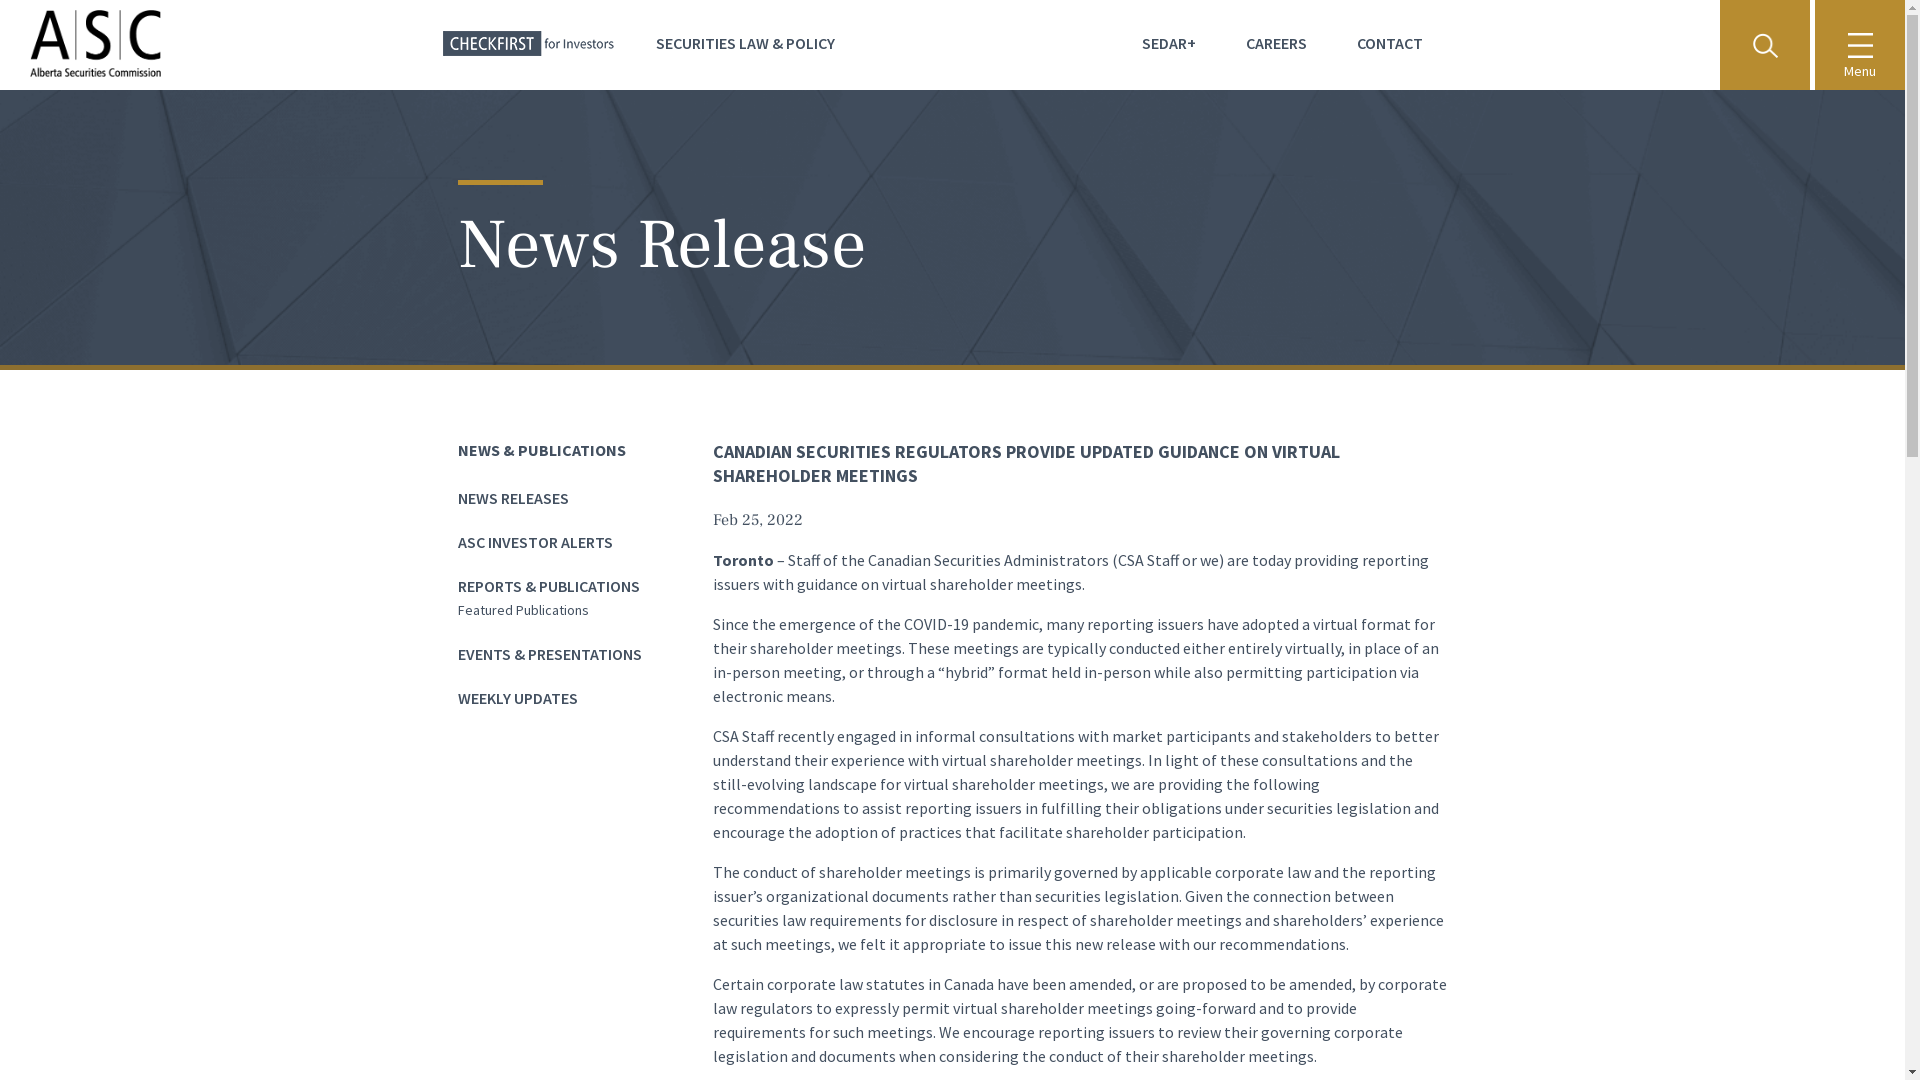  I want to click on 'SEDAR+', so click(1169, 42).